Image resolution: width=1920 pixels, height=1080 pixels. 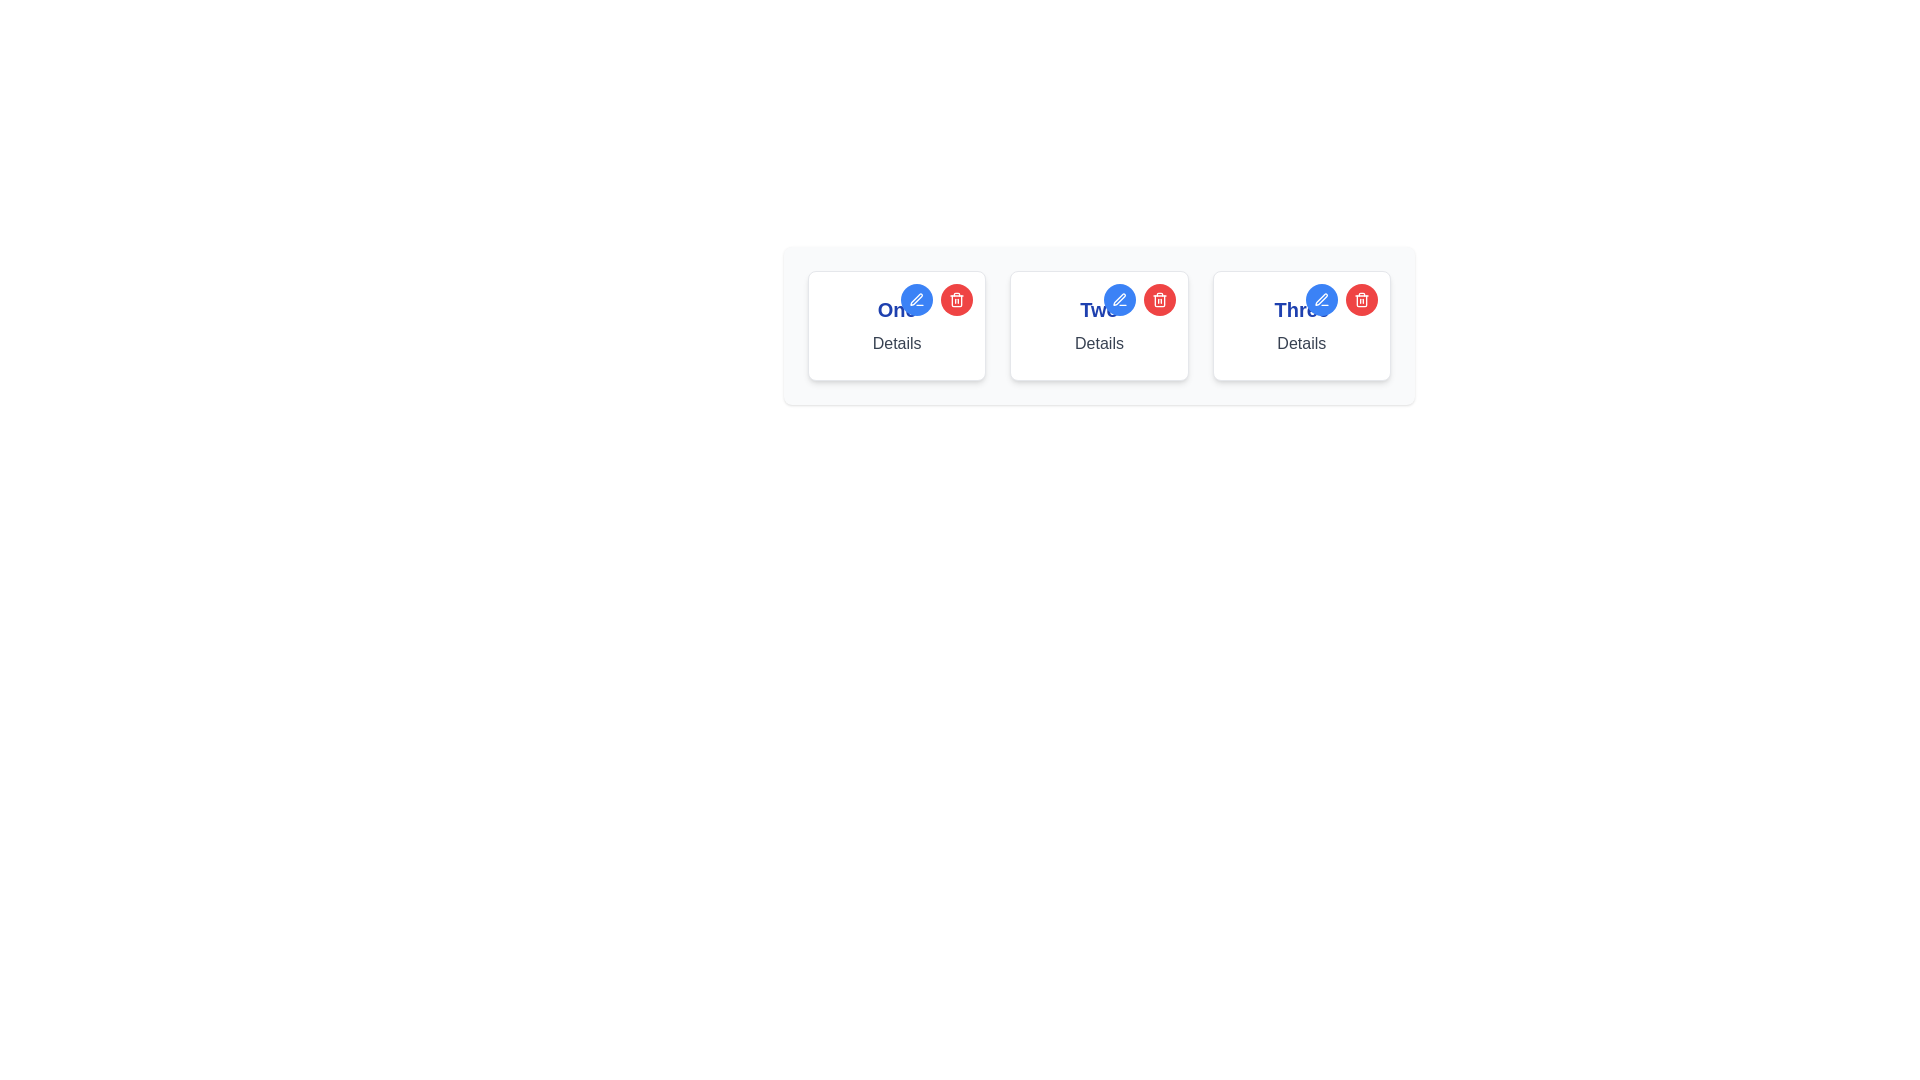 What do you see at coordinates (896, 342) in the screenshot?
I see `text label displaying 'Details' which is styled with a gray font color and positioned below the larger blue text label 'One'` at bounding box center [896, 342].